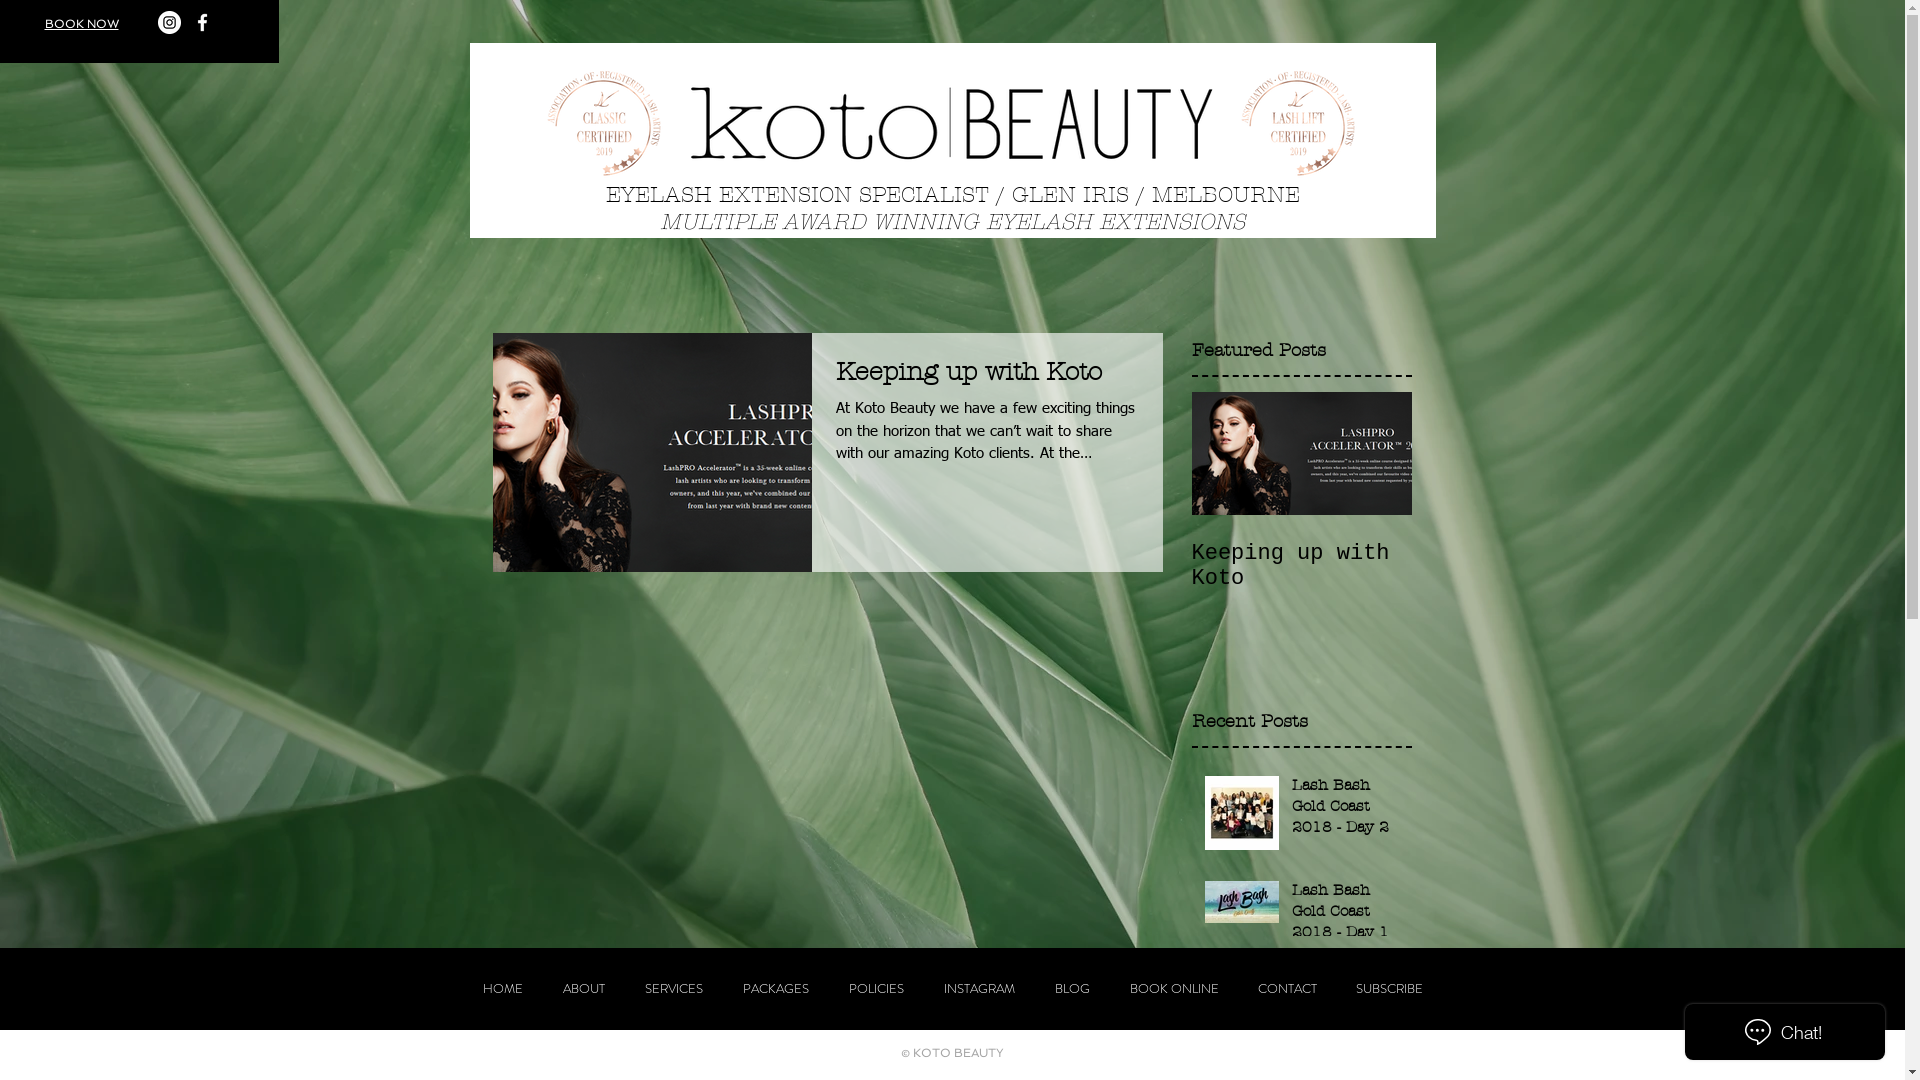  Describe the element at coordinates (1297, 123) in the screenshot. I see `'47683490_2237065376317145_44320505531654'` at that location.